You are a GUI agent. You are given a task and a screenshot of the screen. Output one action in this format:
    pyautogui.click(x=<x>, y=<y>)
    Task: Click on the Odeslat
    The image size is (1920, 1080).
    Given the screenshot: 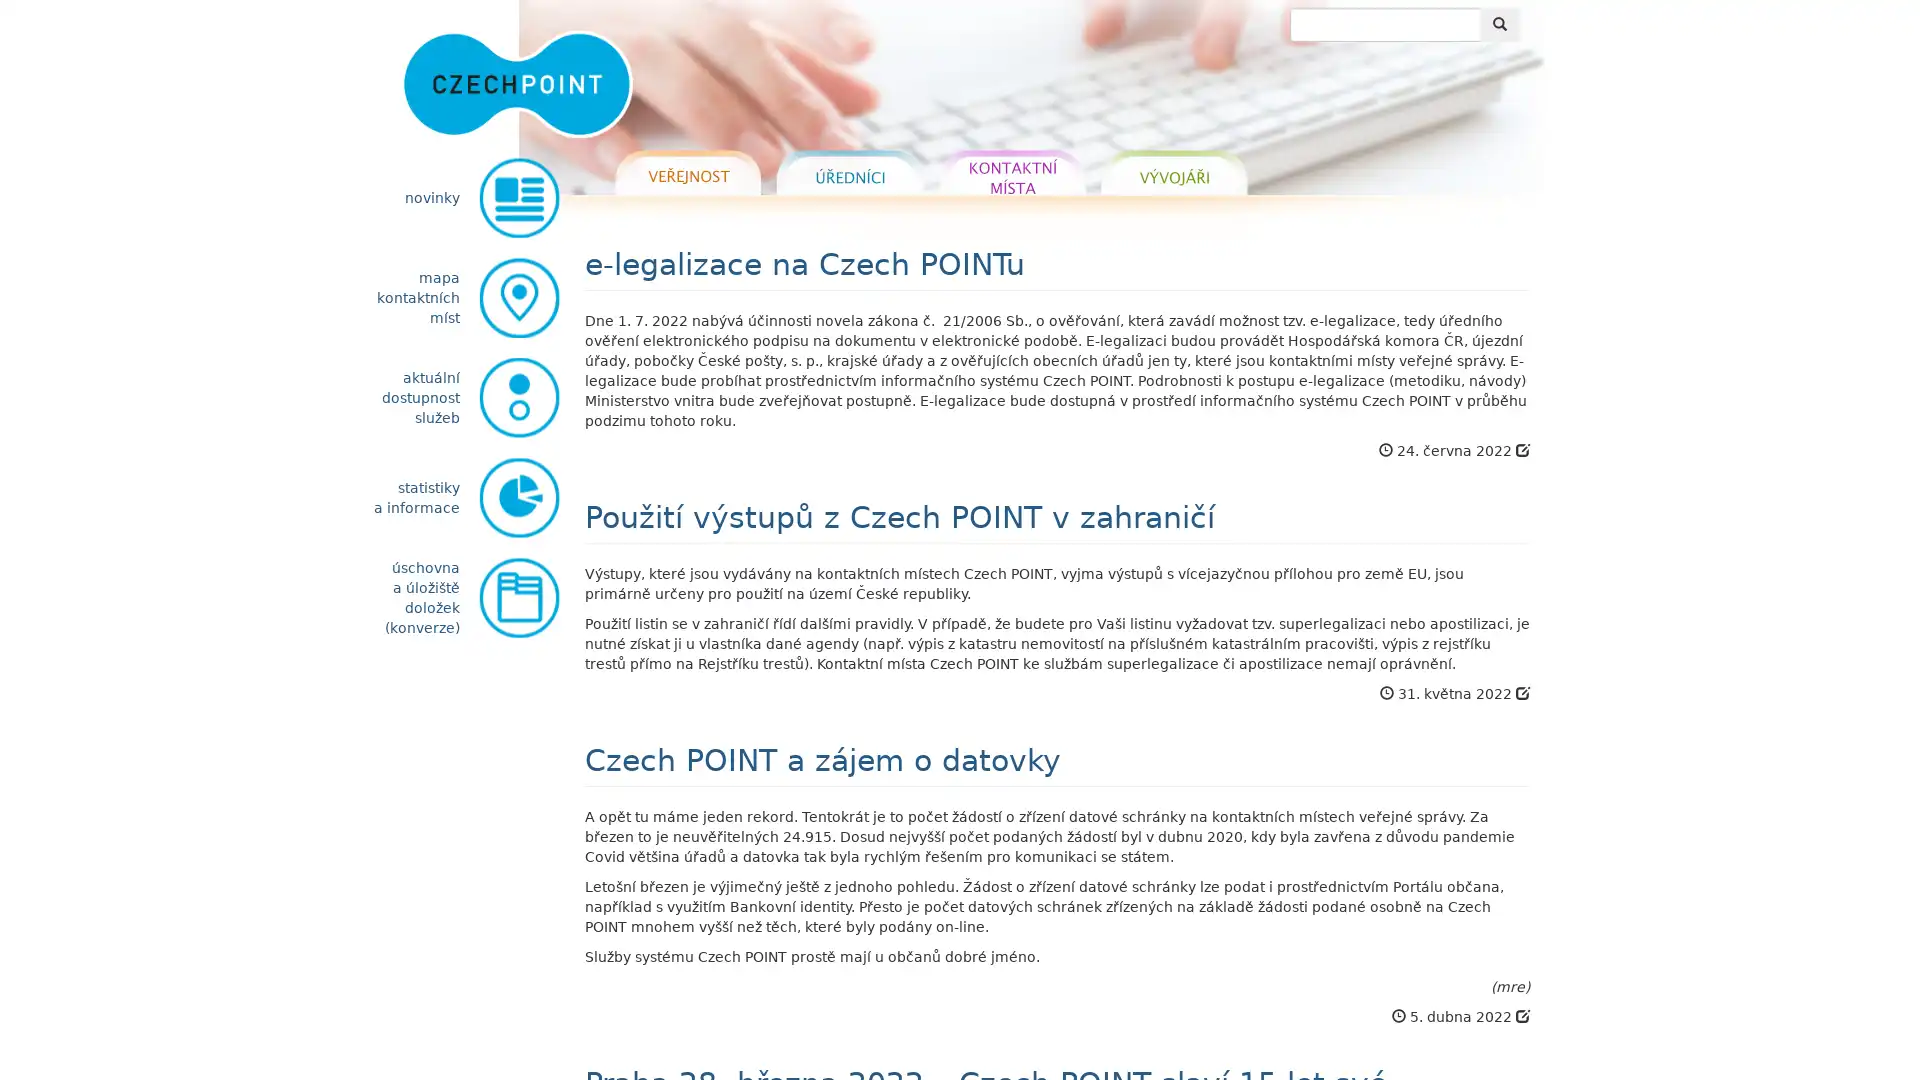 What is the action you would take?
    pyautogui.click(x=1499, y=24)
    